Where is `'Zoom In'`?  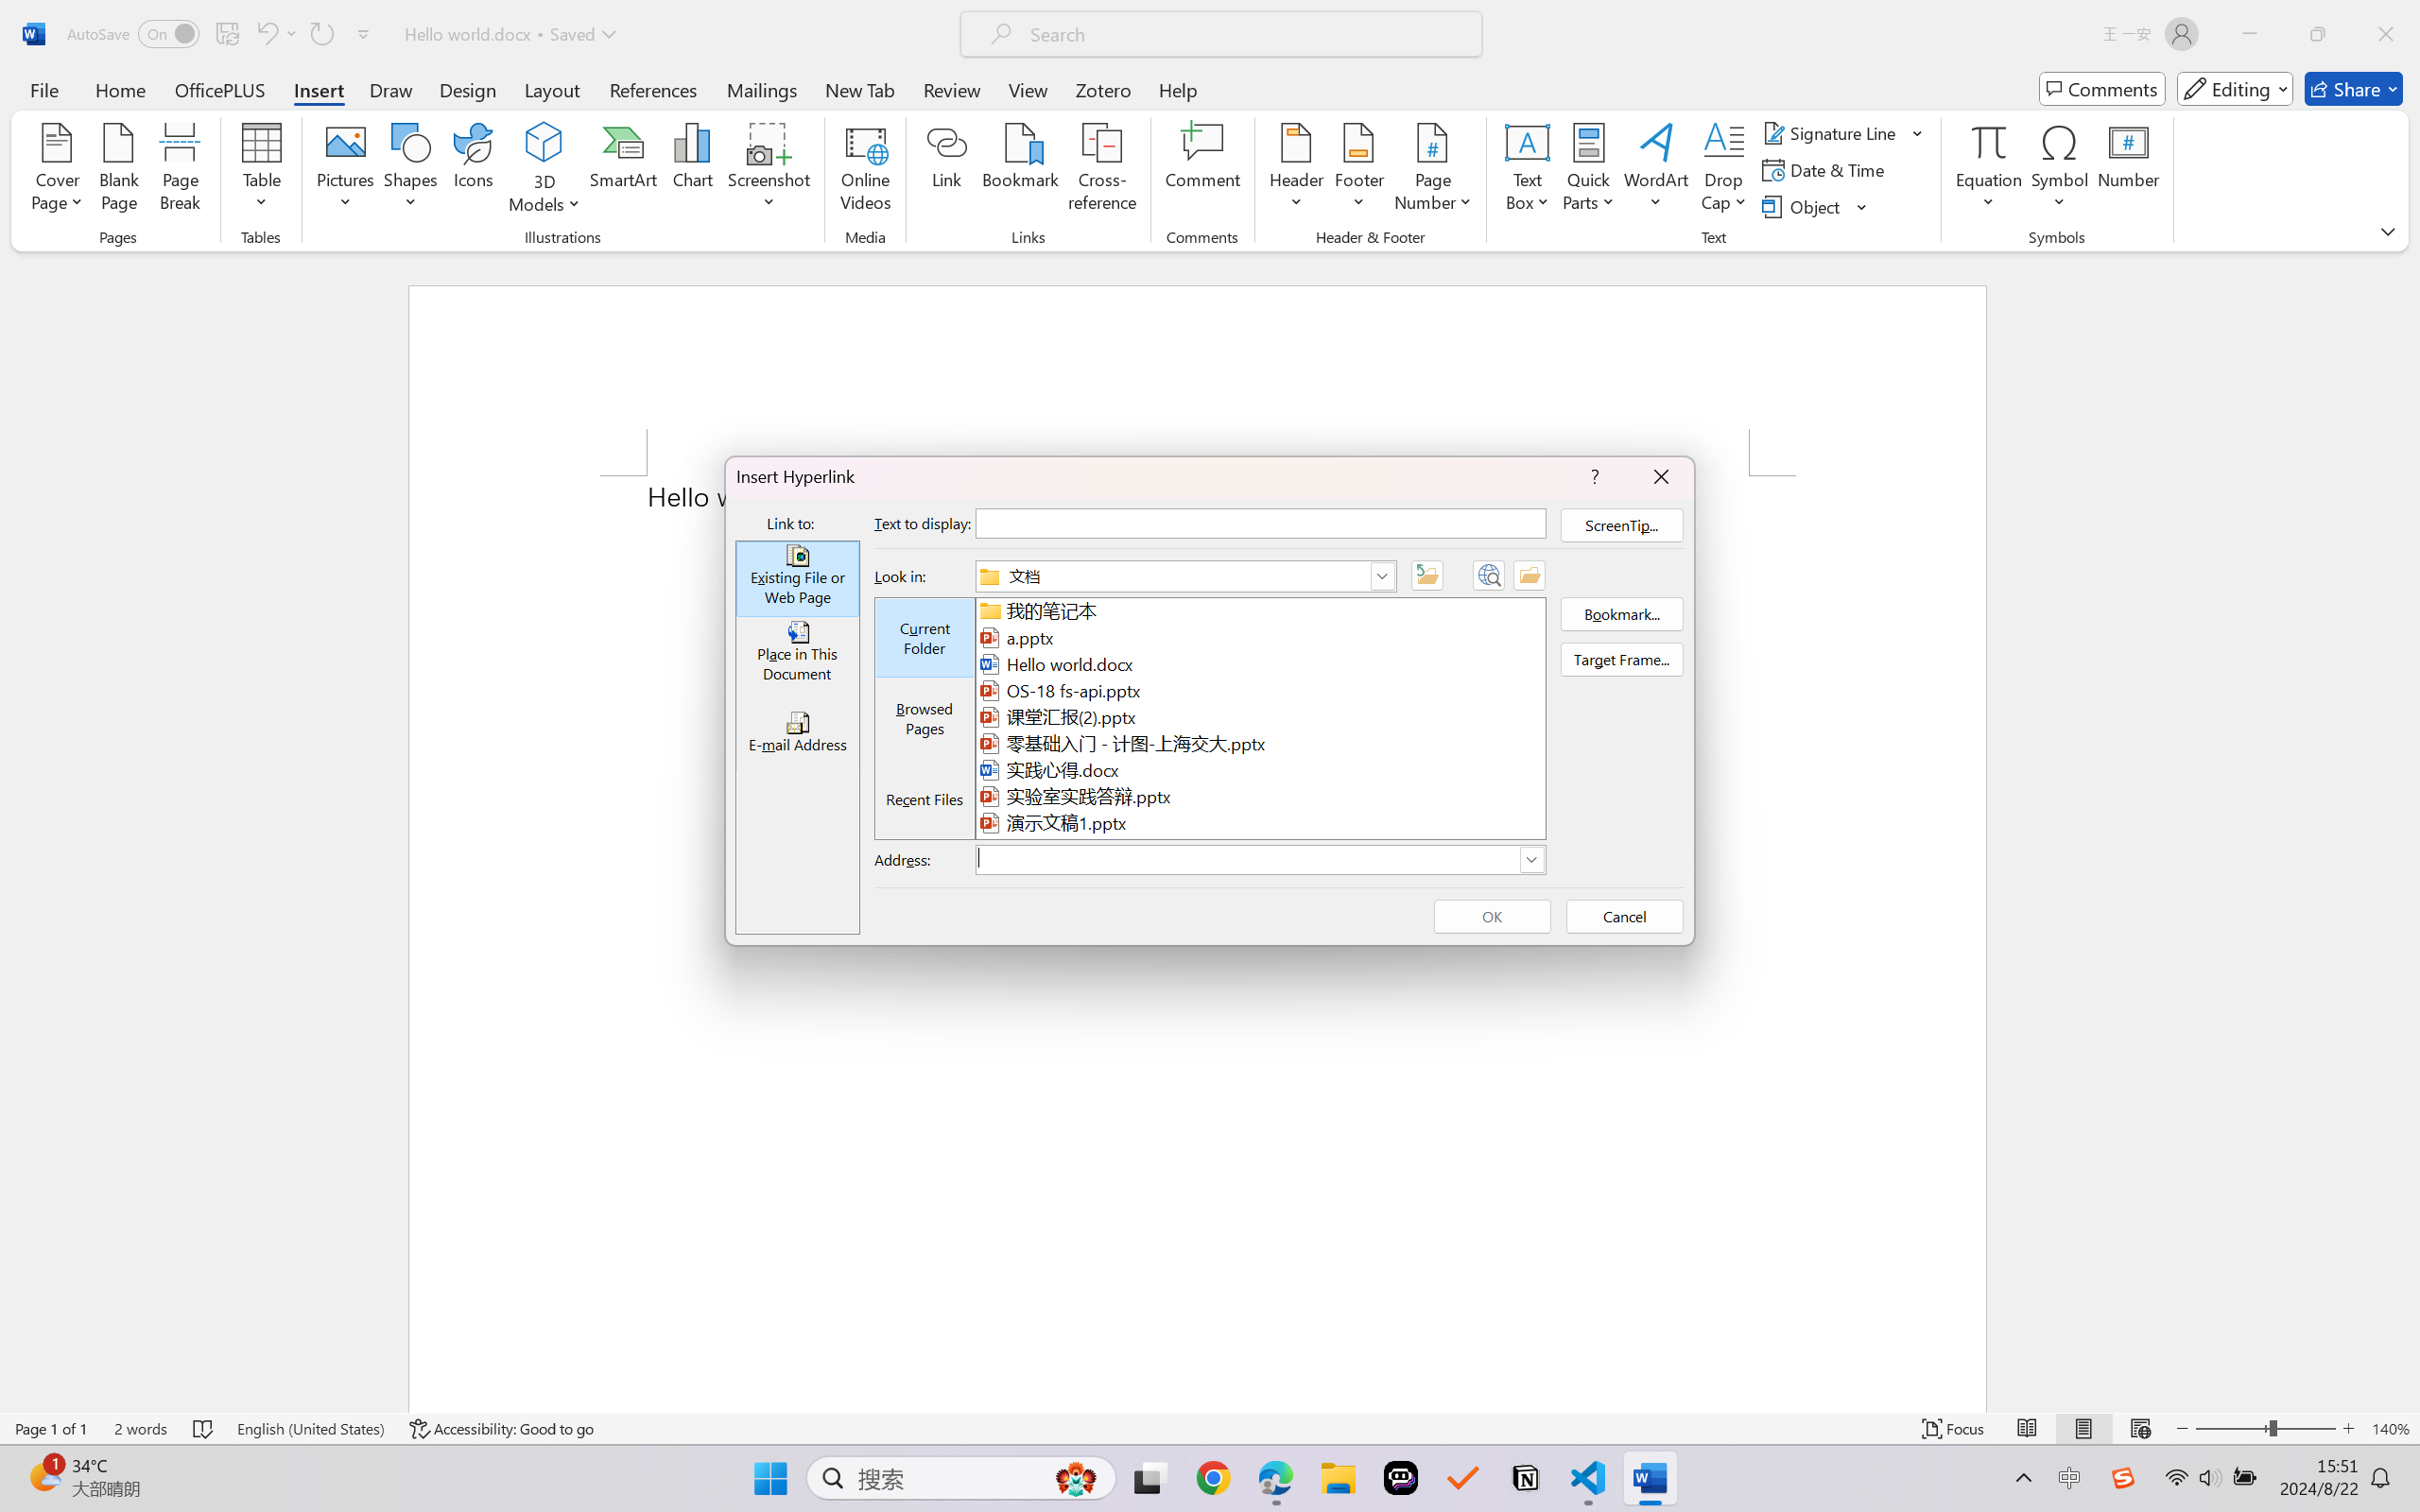 'Zoom In' is located at coordinates (2348, 1428).